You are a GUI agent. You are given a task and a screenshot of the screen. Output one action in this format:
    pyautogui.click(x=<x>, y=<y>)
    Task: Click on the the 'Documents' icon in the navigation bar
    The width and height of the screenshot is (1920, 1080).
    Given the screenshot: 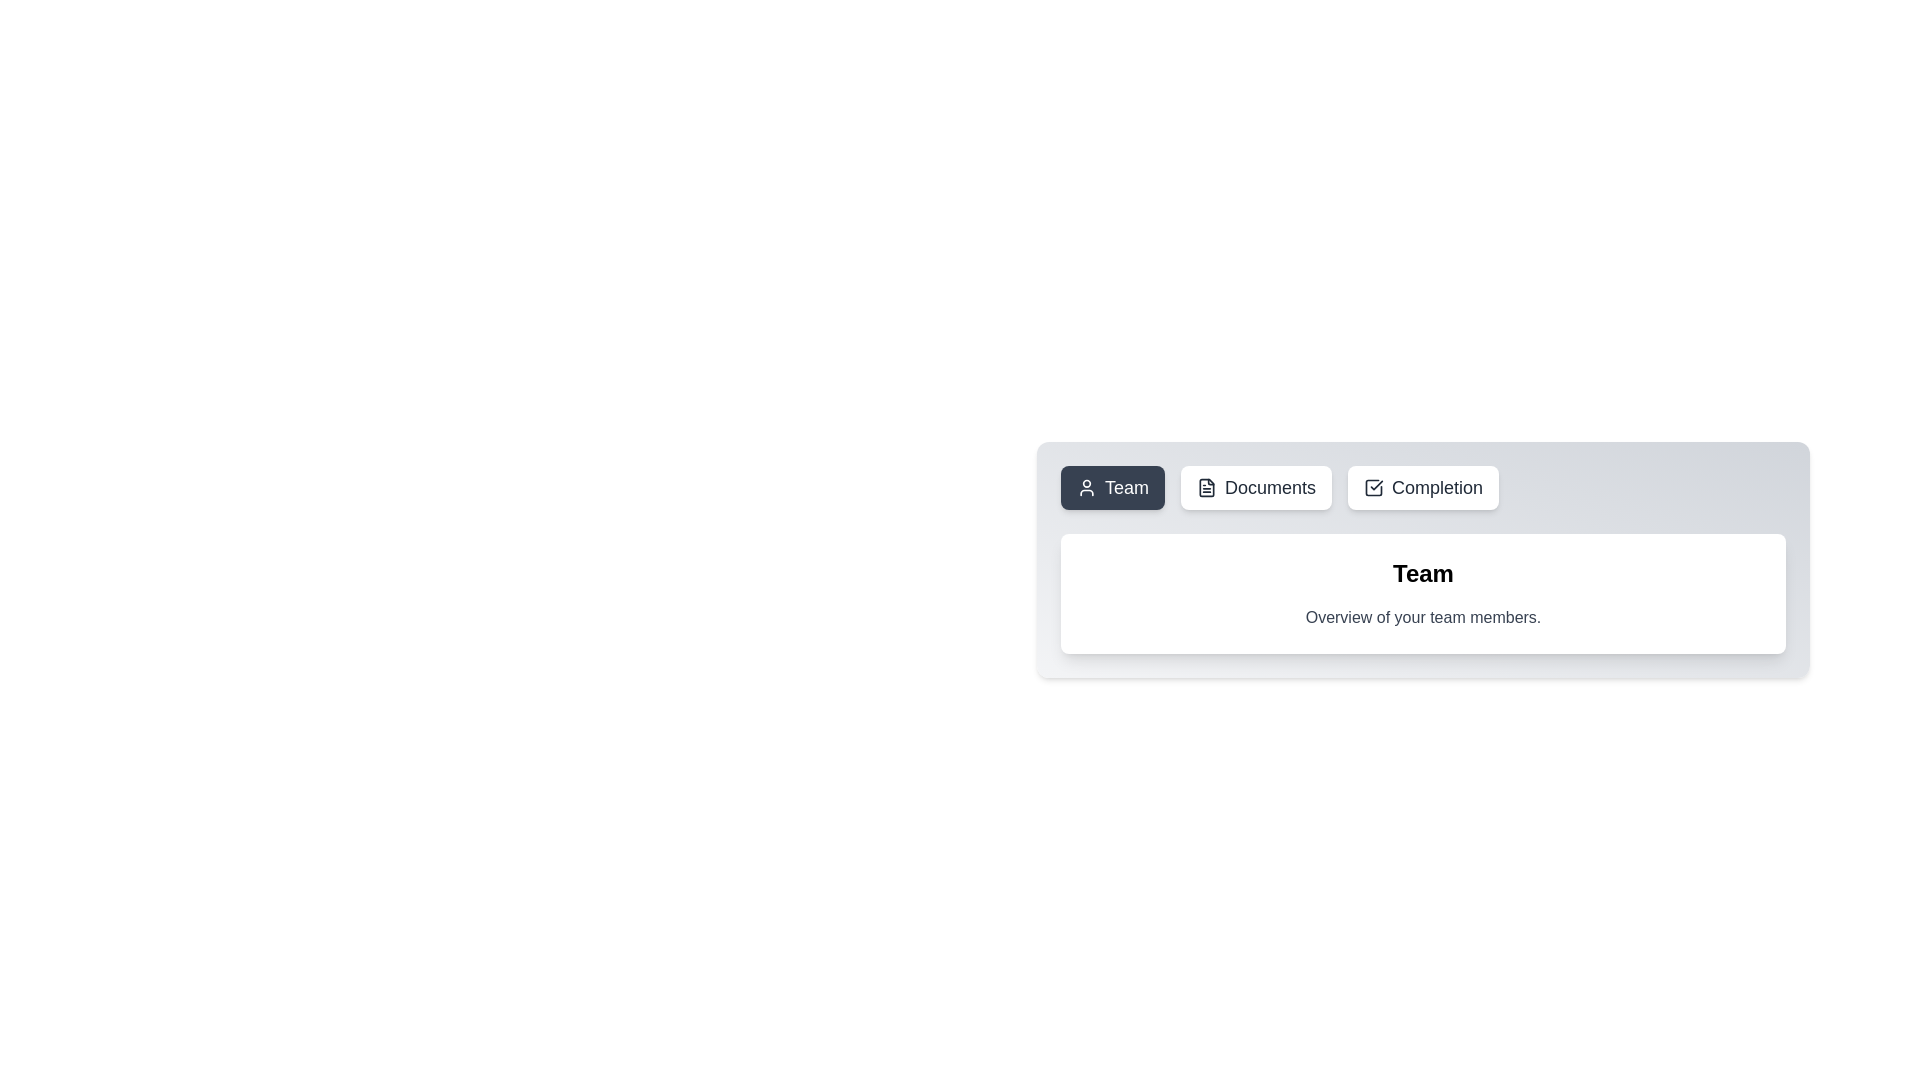 What is the action you would take?
    pyautogui.click(x=1206, y=488)
    